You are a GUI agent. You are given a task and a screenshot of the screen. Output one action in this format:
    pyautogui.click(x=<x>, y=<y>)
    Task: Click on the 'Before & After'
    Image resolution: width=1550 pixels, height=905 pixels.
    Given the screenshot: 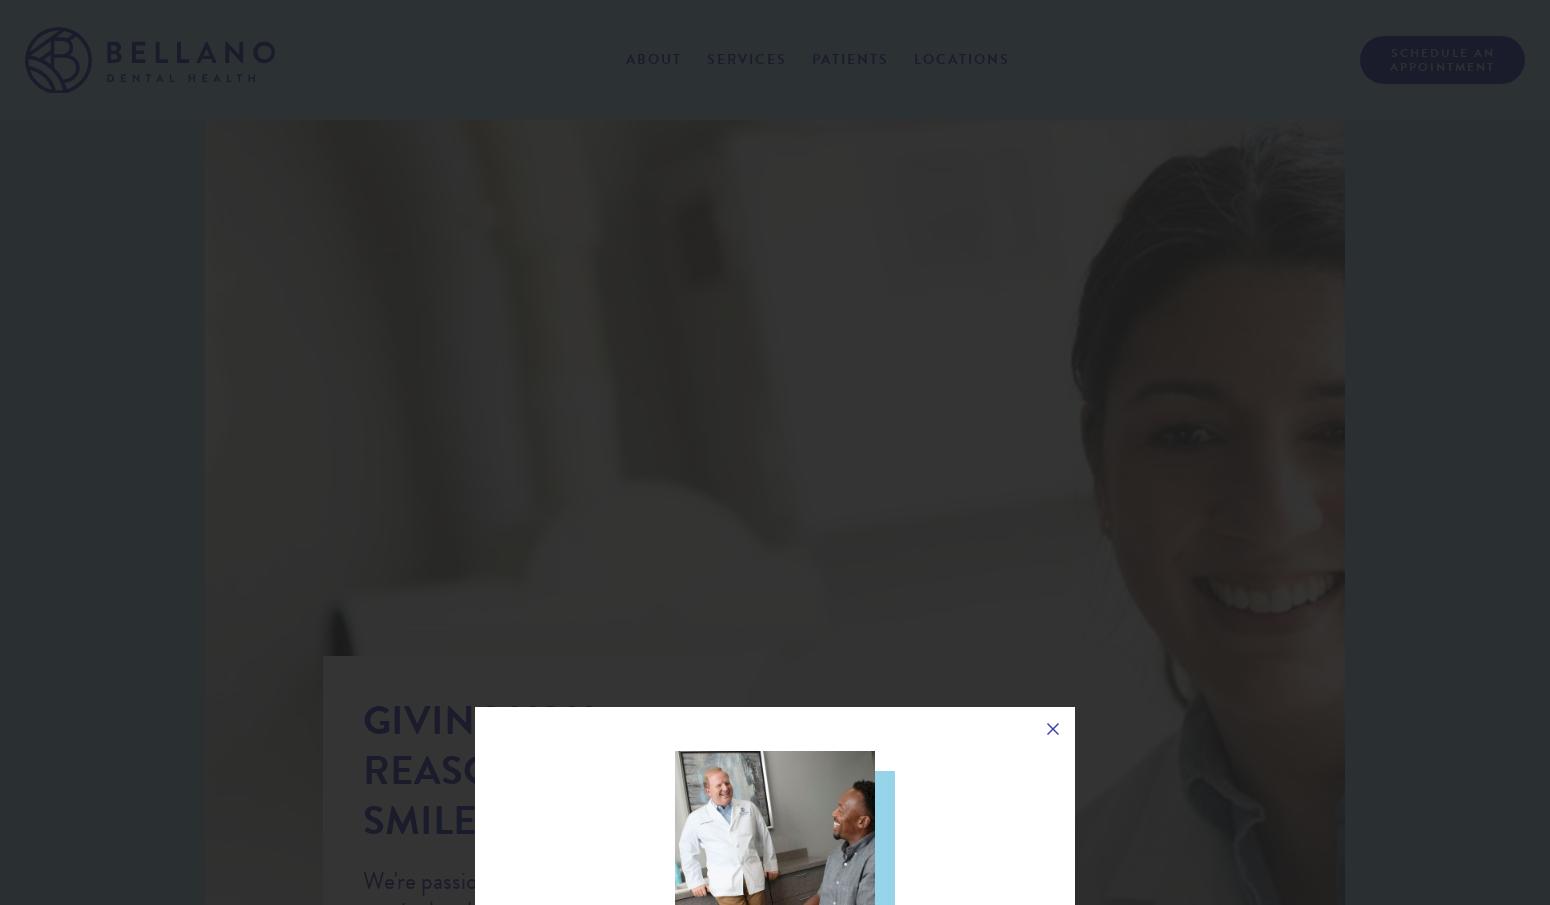 What is the action you would take?
    pyautogui.click(x=641, y=253)
    